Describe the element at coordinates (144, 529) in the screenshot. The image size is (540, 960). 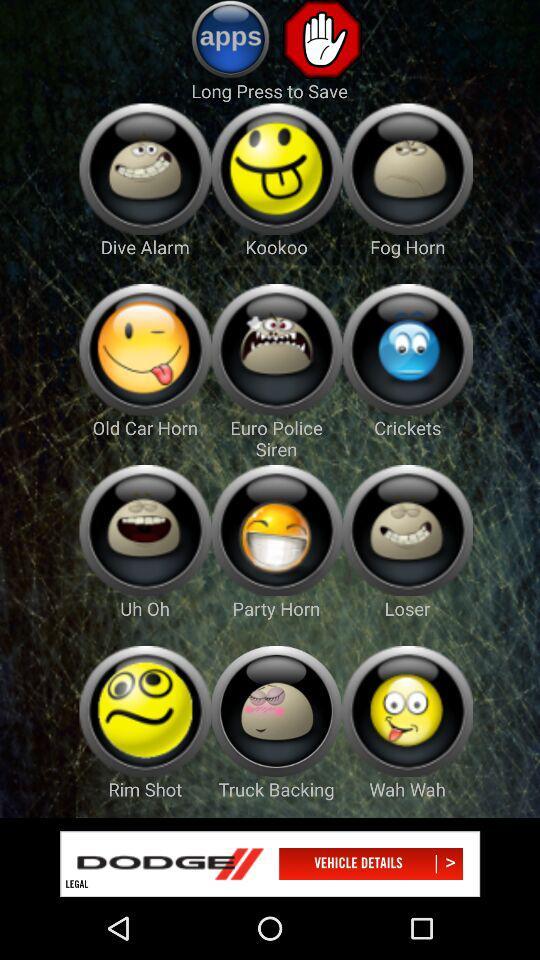
I see `games page` at that location.